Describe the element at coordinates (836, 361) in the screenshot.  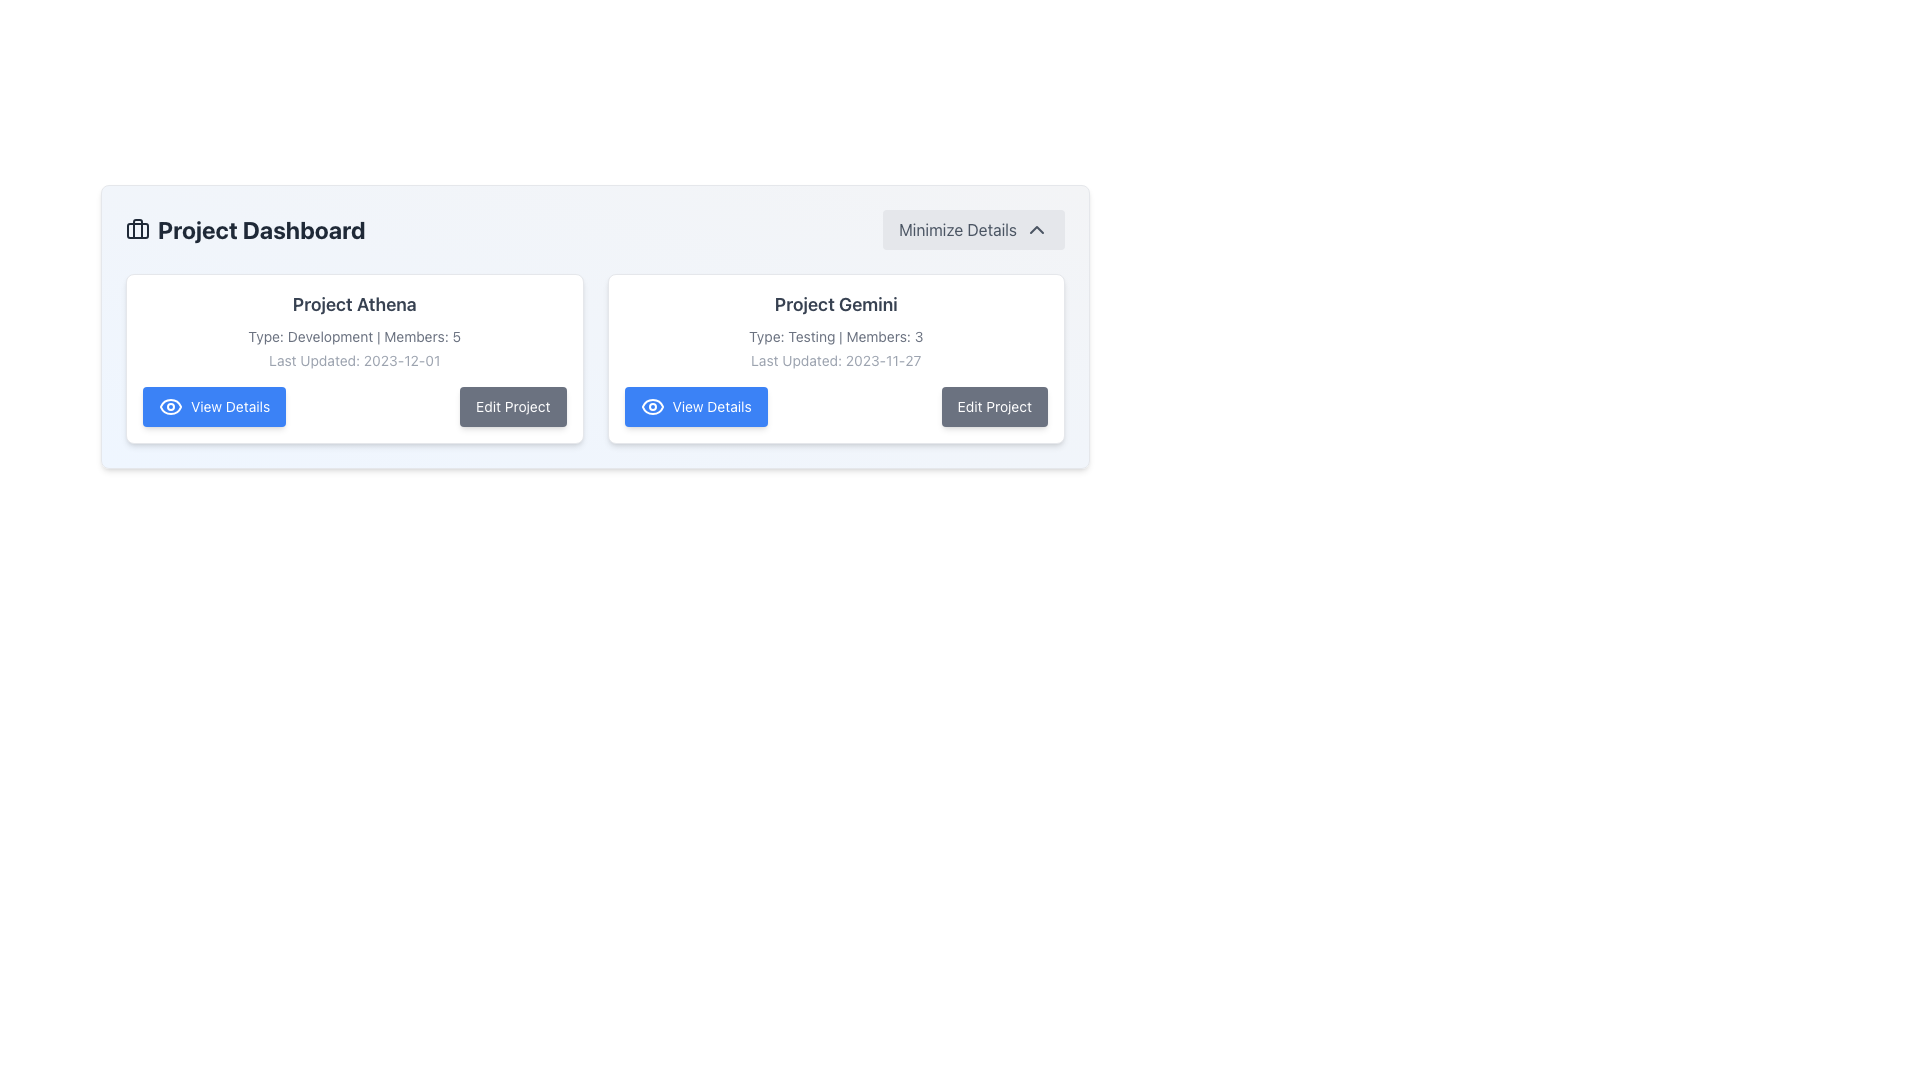
I see `the third textual line in the 'Project Gemini' card that displays the last update date of the associated project` at that location.